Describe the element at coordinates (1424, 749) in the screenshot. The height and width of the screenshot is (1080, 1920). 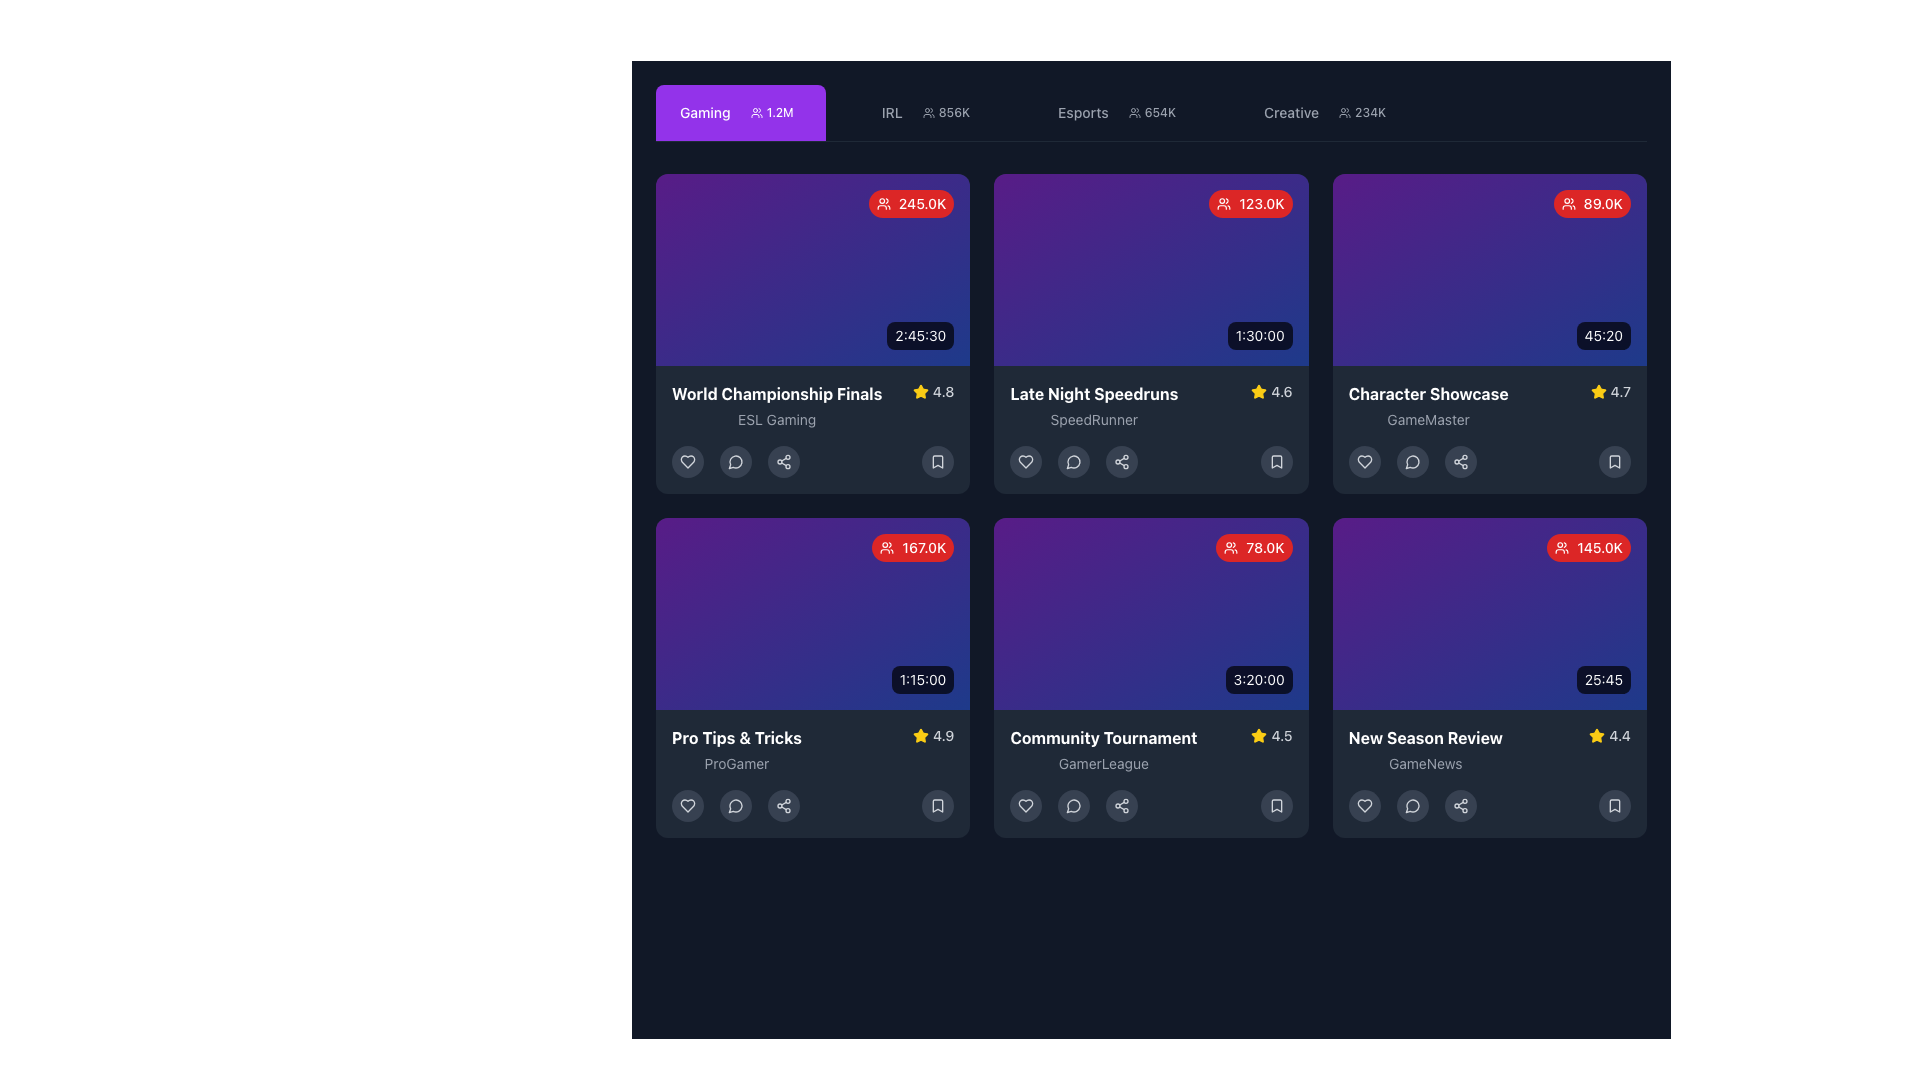
I see `the textual label located at the bottom-right corner of the card, which provides a title and subtitle for the content, positioned below a purple section with a numerical indicator and to the left of a star rating icon` at that location.